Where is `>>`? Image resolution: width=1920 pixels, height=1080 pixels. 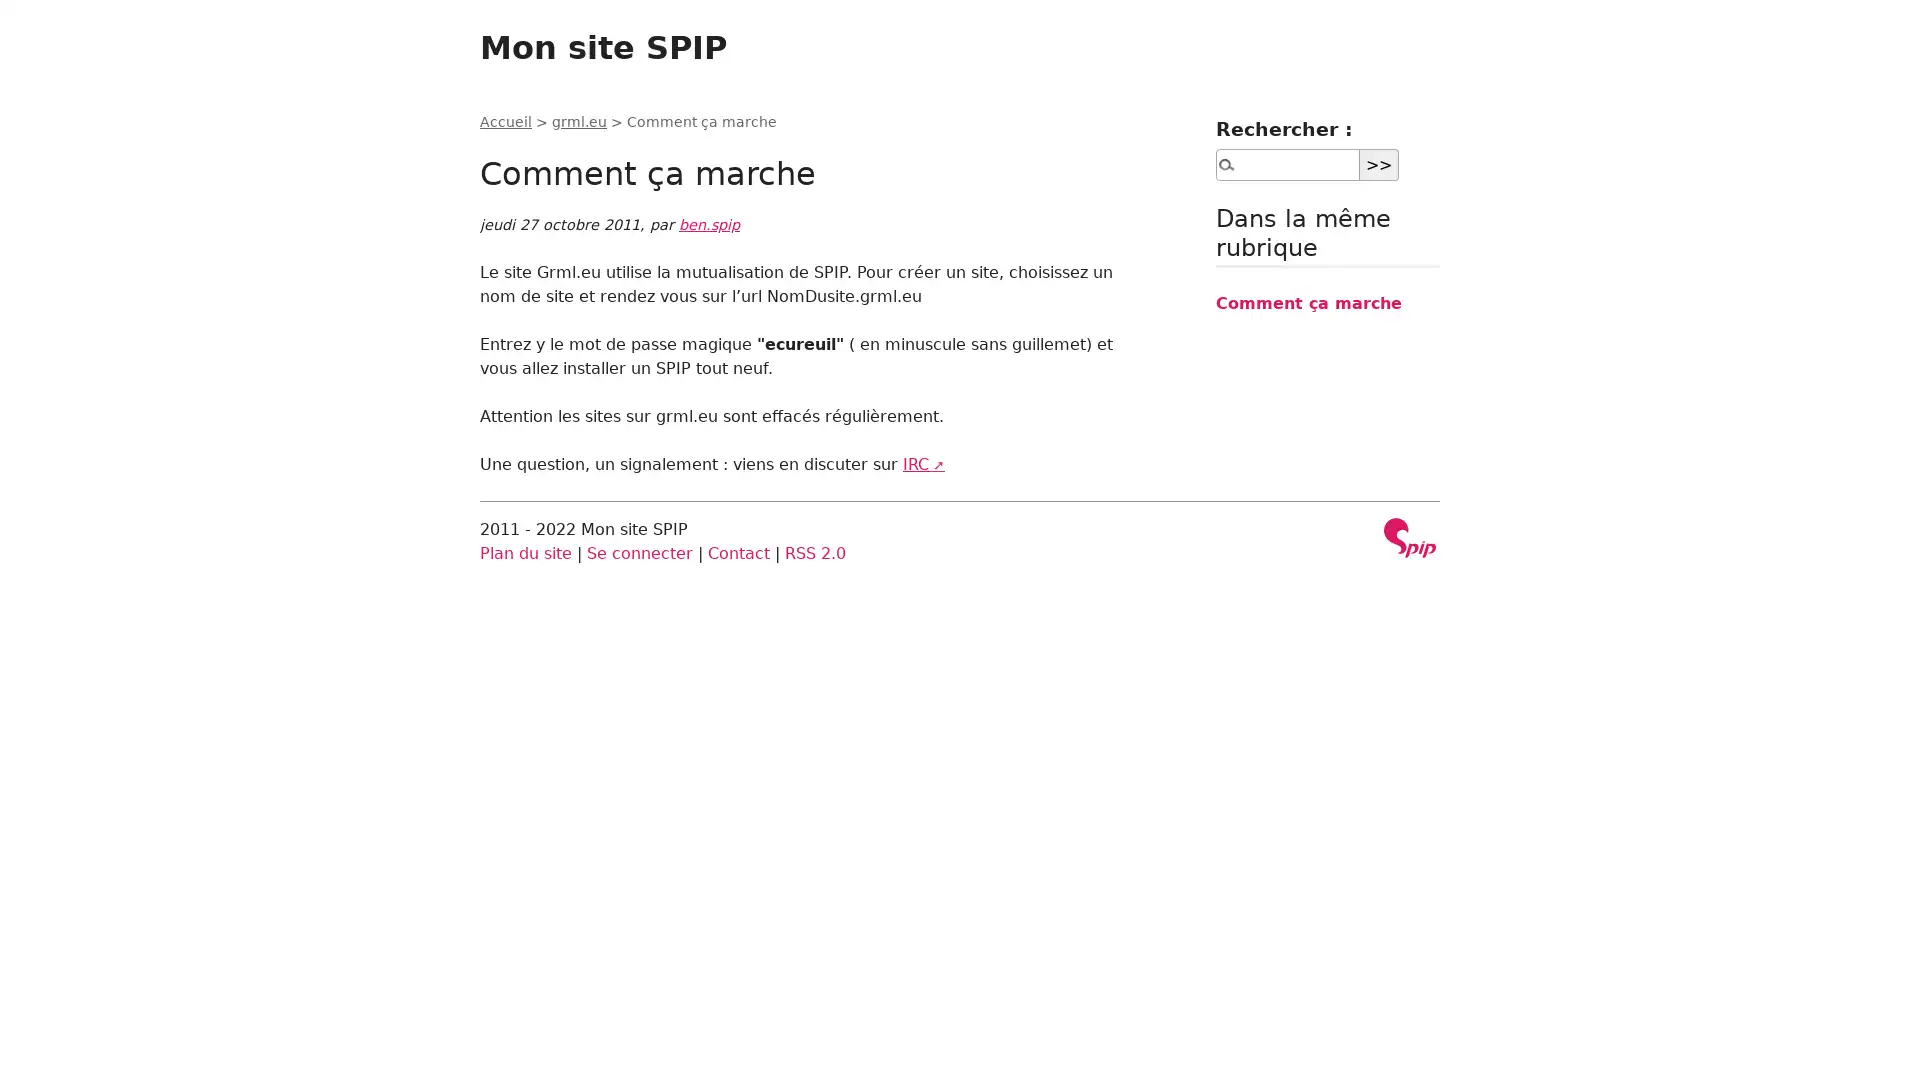 >> is located at coordinates (1378, 163).